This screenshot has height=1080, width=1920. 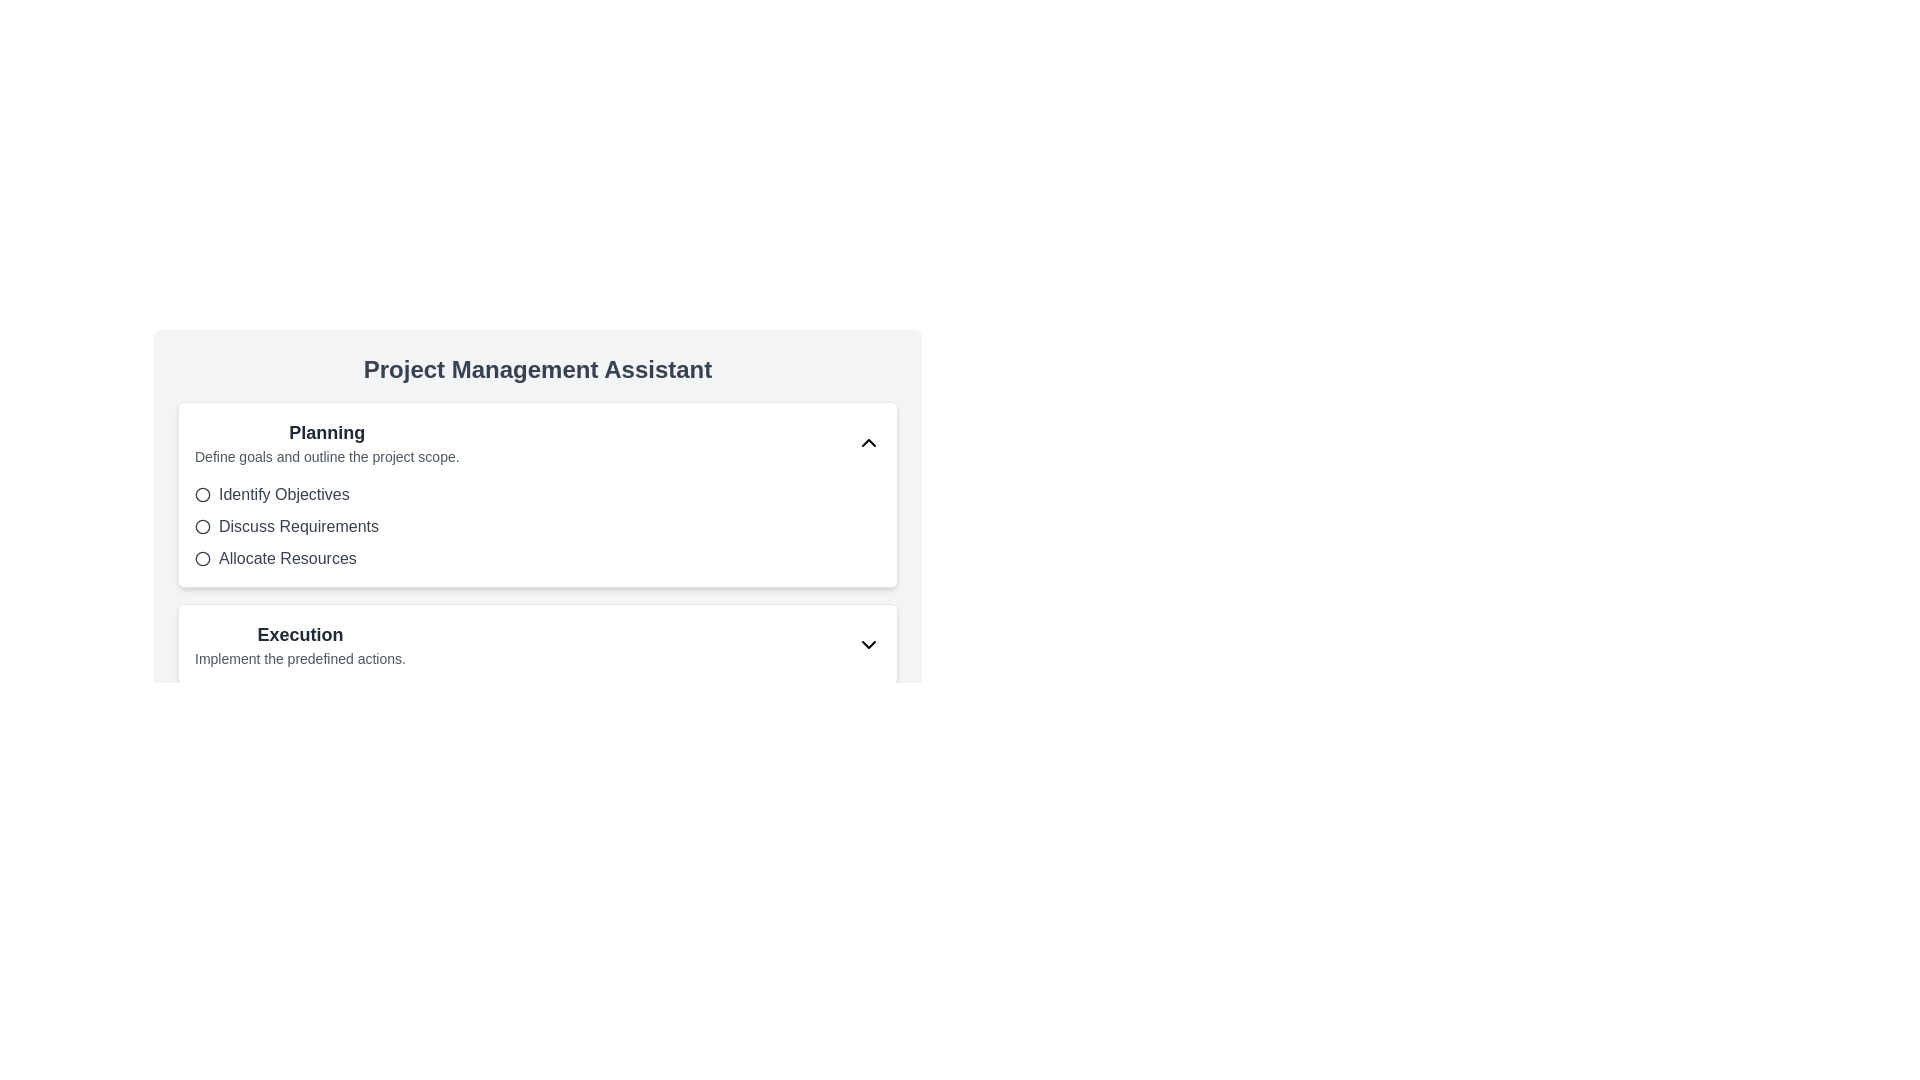 What do you see at coordinates (537, 370) in the screenshot?
I see `the section header text element titled 'Project Management Assistant', which is displayed in large, bold, dark gray font and is centered at the top of the section panel` at bounding box center [537, 370].